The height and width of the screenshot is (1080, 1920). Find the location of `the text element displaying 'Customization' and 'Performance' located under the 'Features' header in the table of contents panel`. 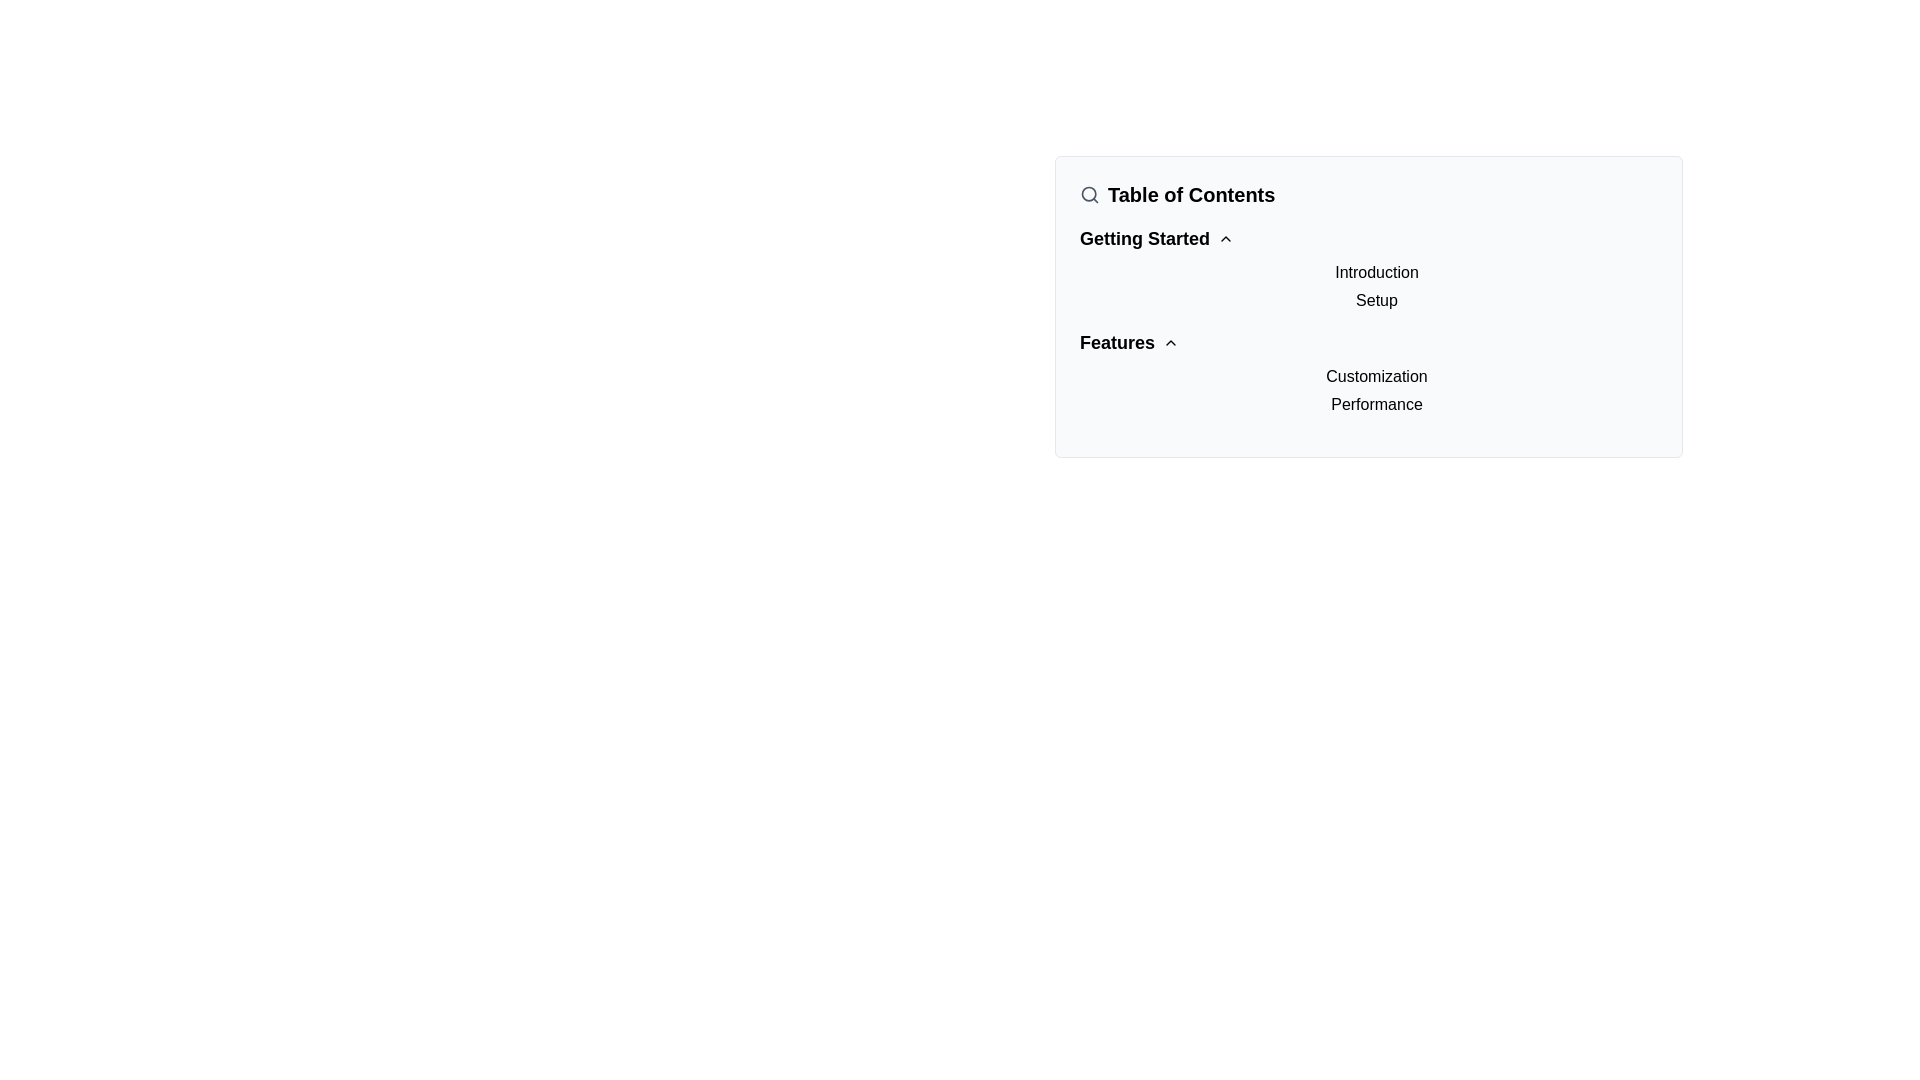

the text element displaying 'Customization' and 'Performance' located under the 'Features' header in the table of contents panel is located at coordinates (1367, 390).